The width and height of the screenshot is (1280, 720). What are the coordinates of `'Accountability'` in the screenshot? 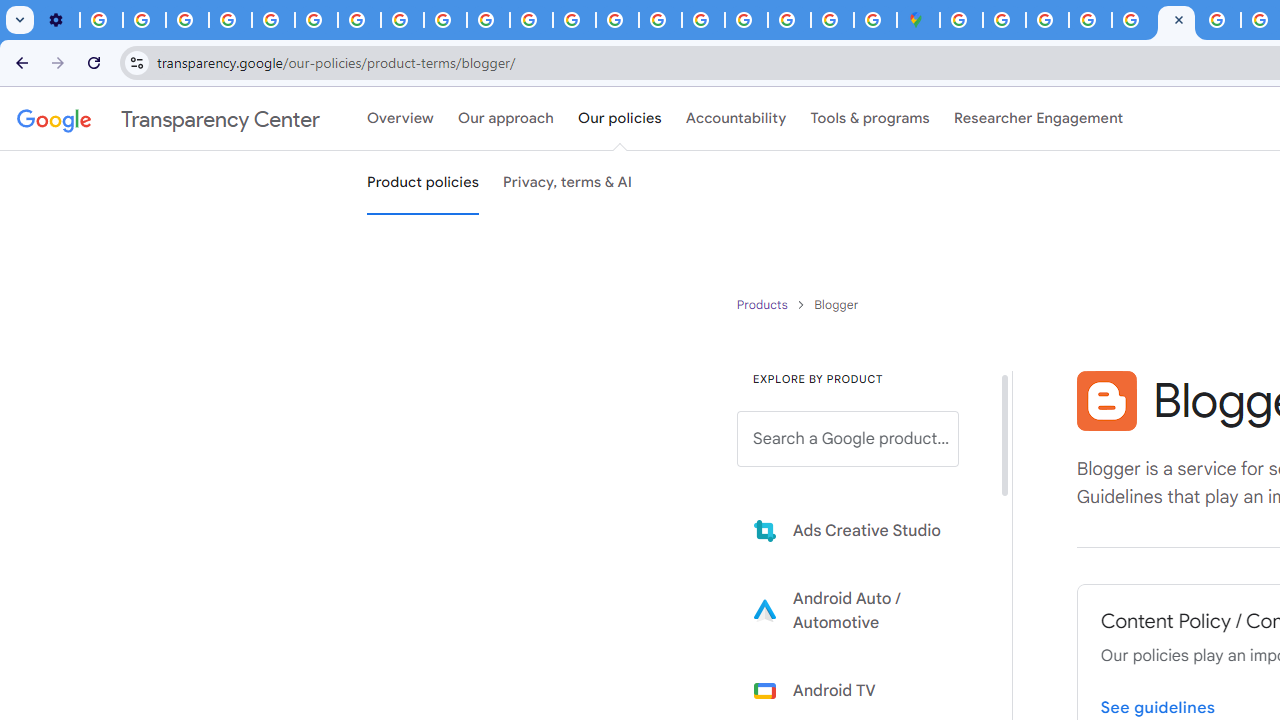 It's located at (735, 119).